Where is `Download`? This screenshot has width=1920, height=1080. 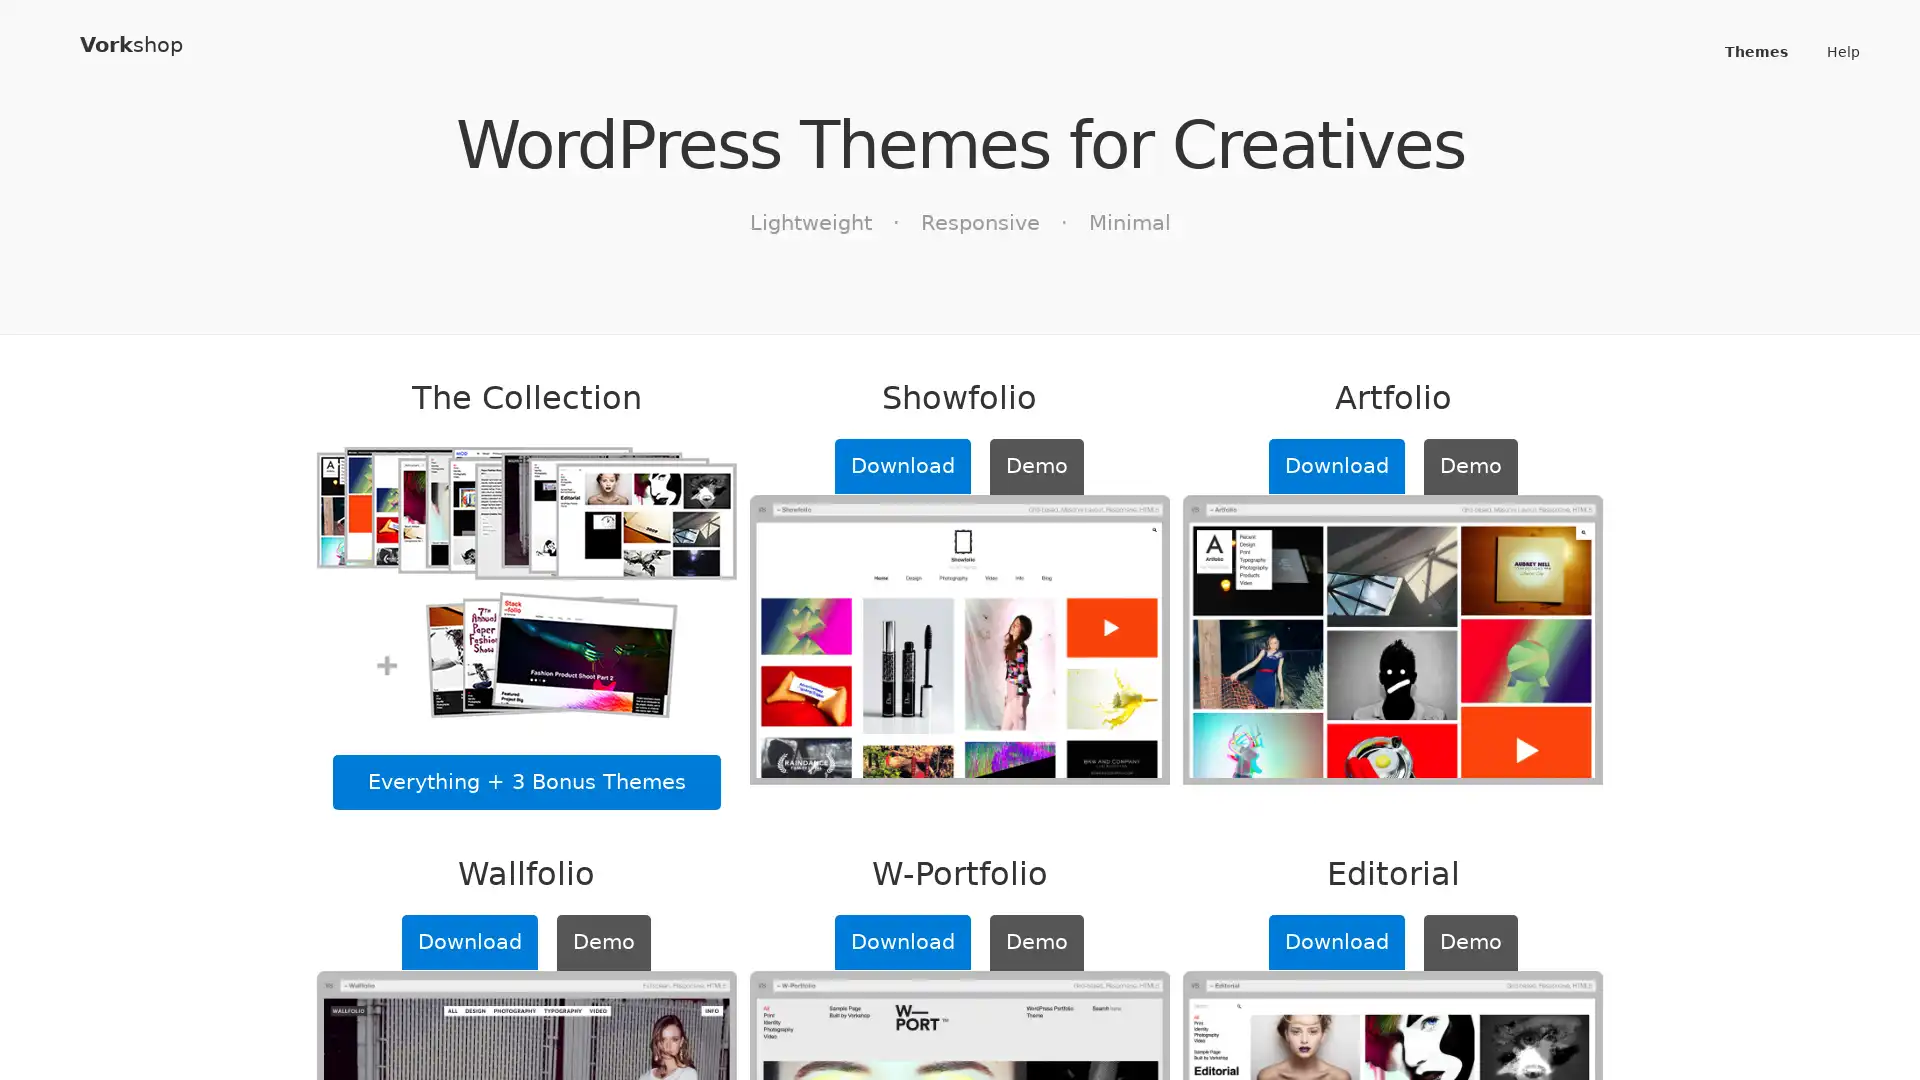 Download is located at coordinates (901, 466).